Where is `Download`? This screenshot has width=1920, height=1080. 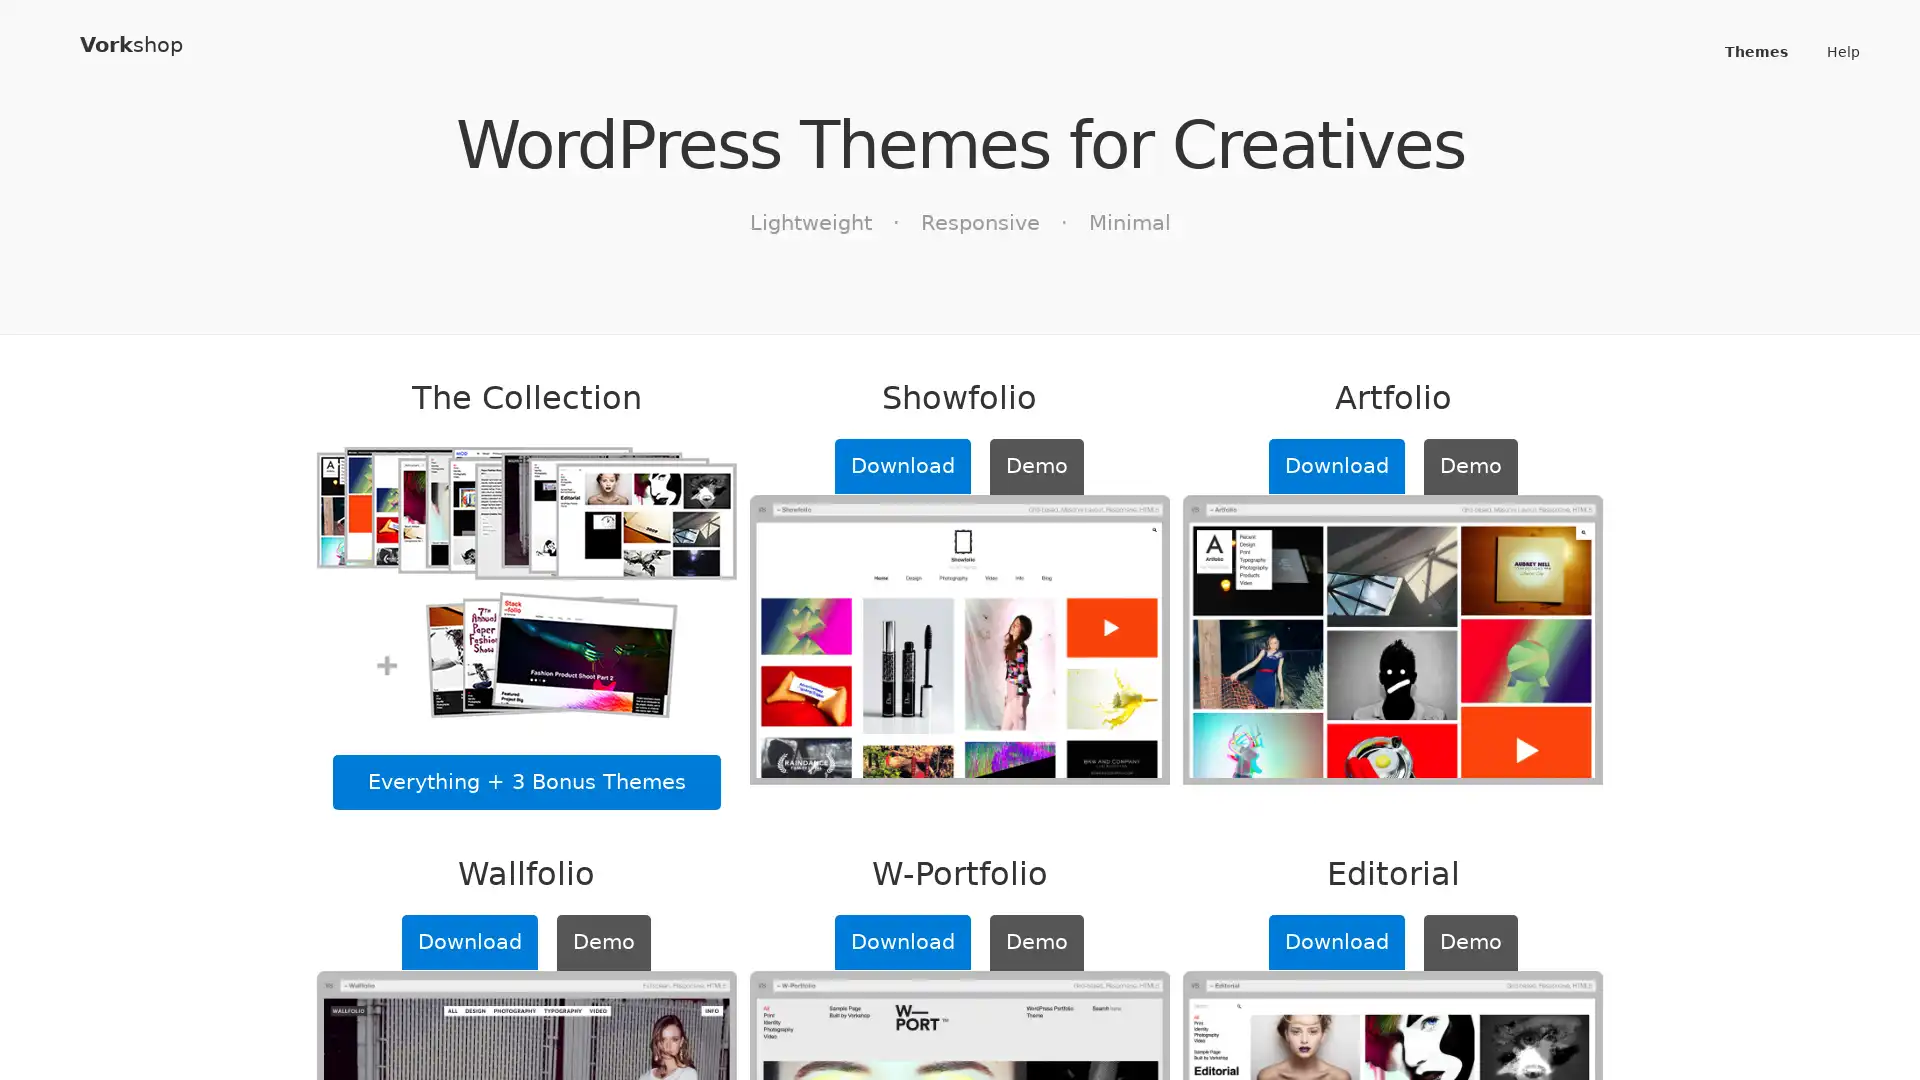 Download is located at coordinates (901, 466).